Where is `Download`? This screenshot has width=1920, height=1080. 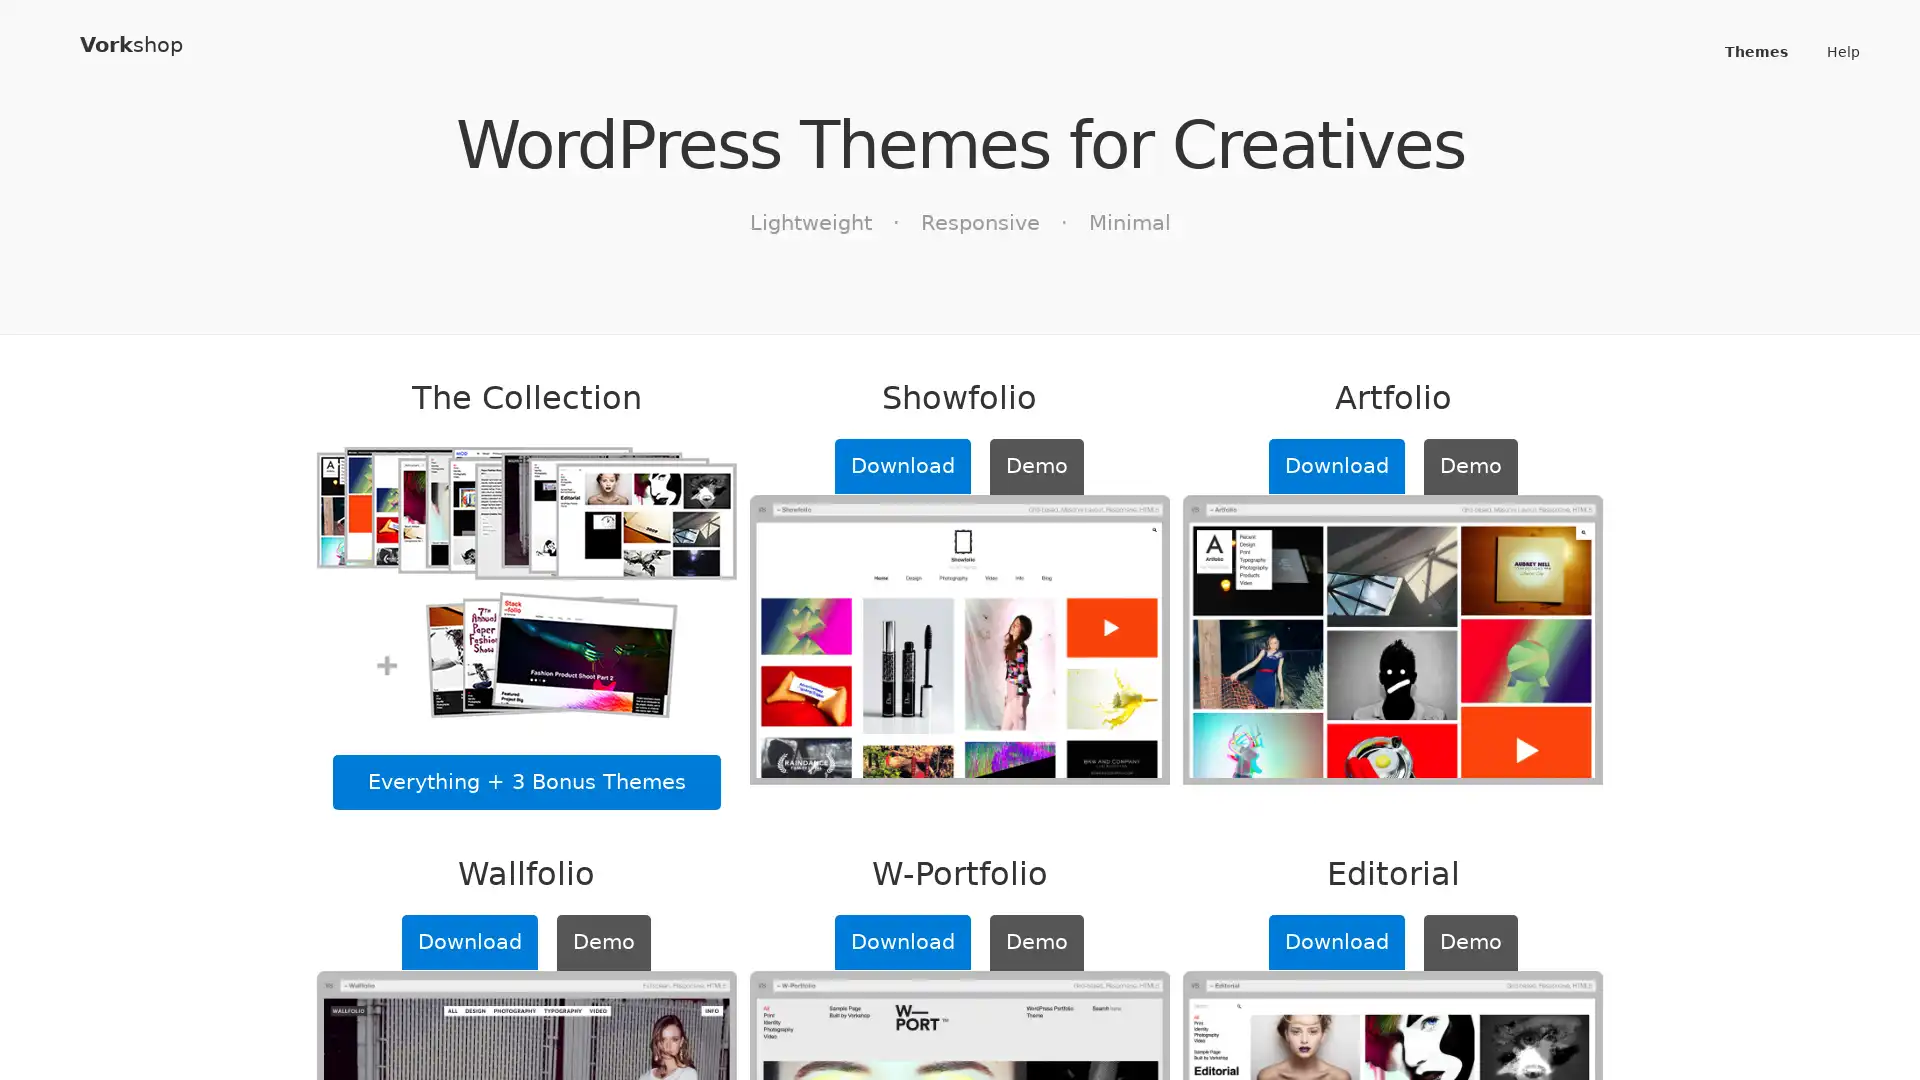 Download is located at coordinates (901, 466).